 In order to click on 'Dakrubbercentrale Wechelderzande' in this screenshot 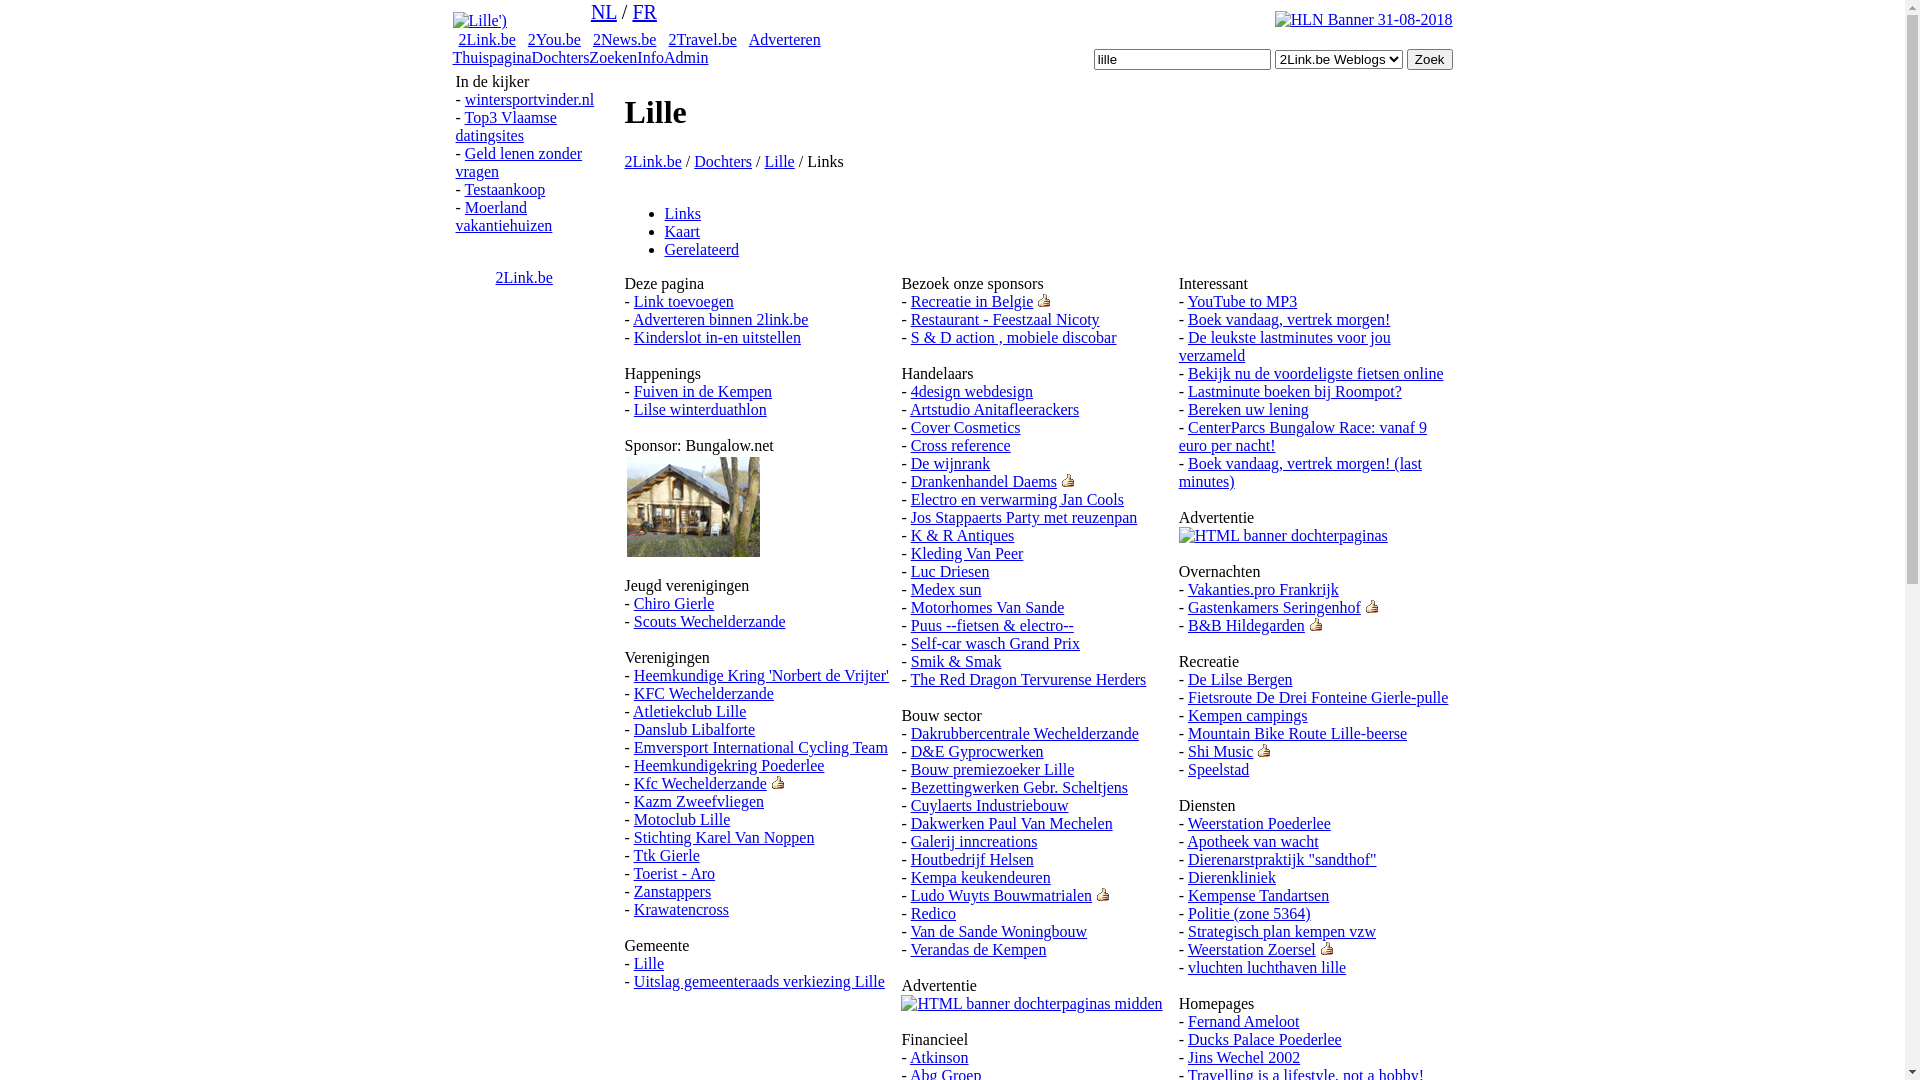, I will do `click(910, 733)`.